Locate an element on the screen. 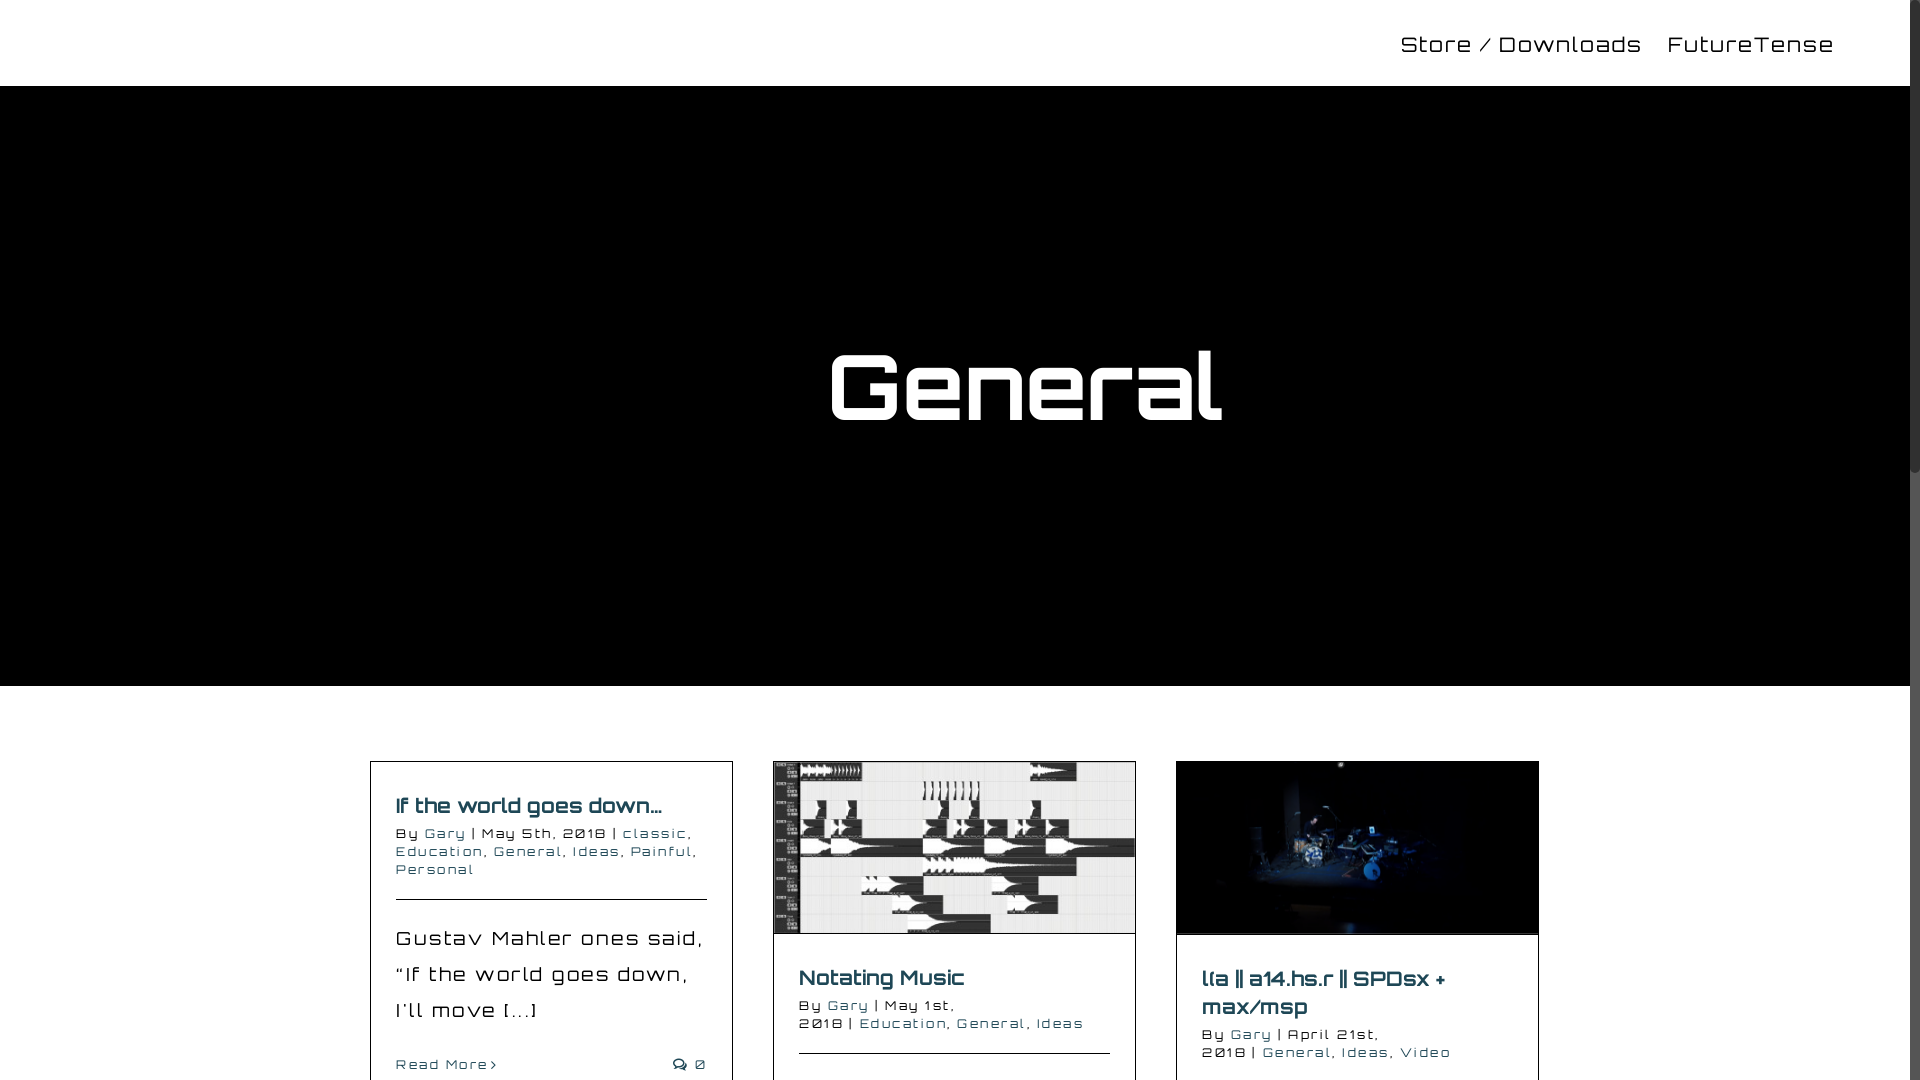  'Painful' is located at coordinates (628, 851).